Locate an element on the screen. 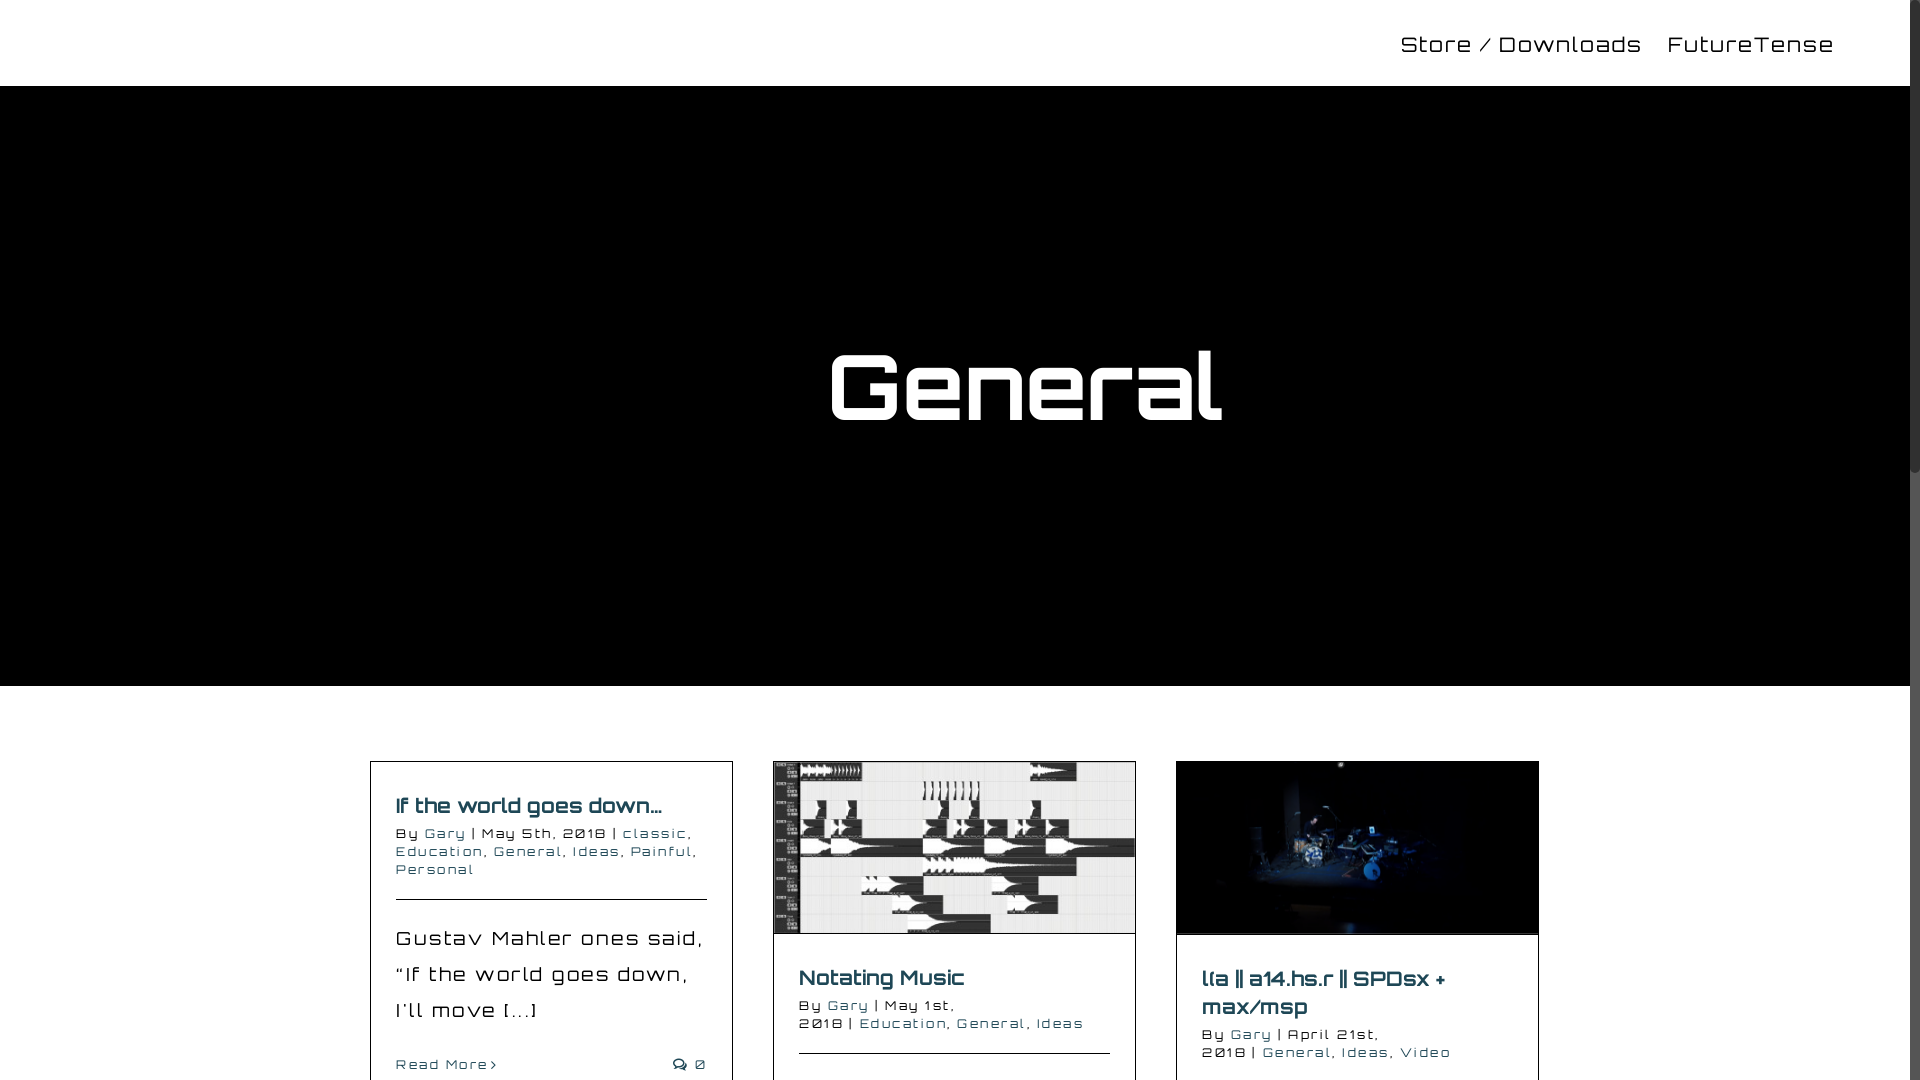  'Painful' is located at coordinates (628, 851).